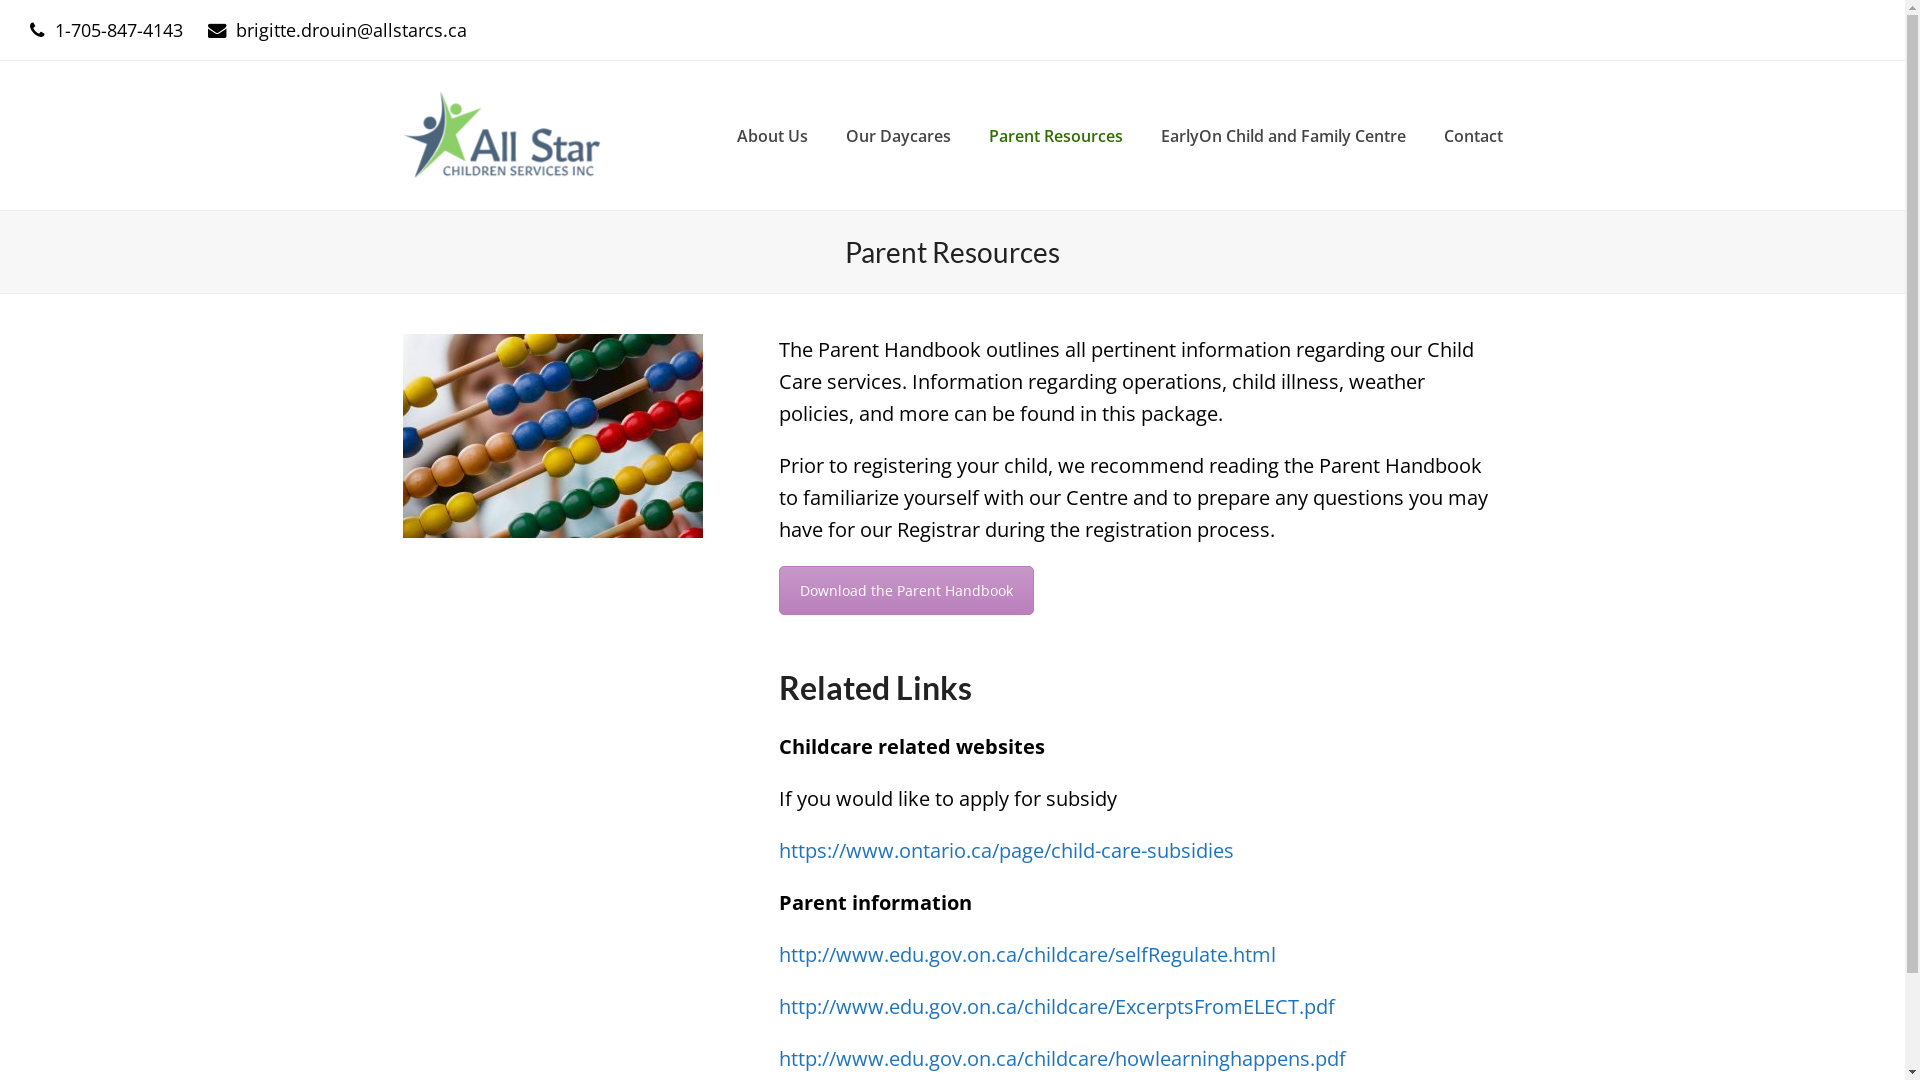 The image size is (1920, 1080). What do you see at coordinates (552, 434) in the screenshot?
I see `'pic-300x204'` at bounding box center [552, 434].